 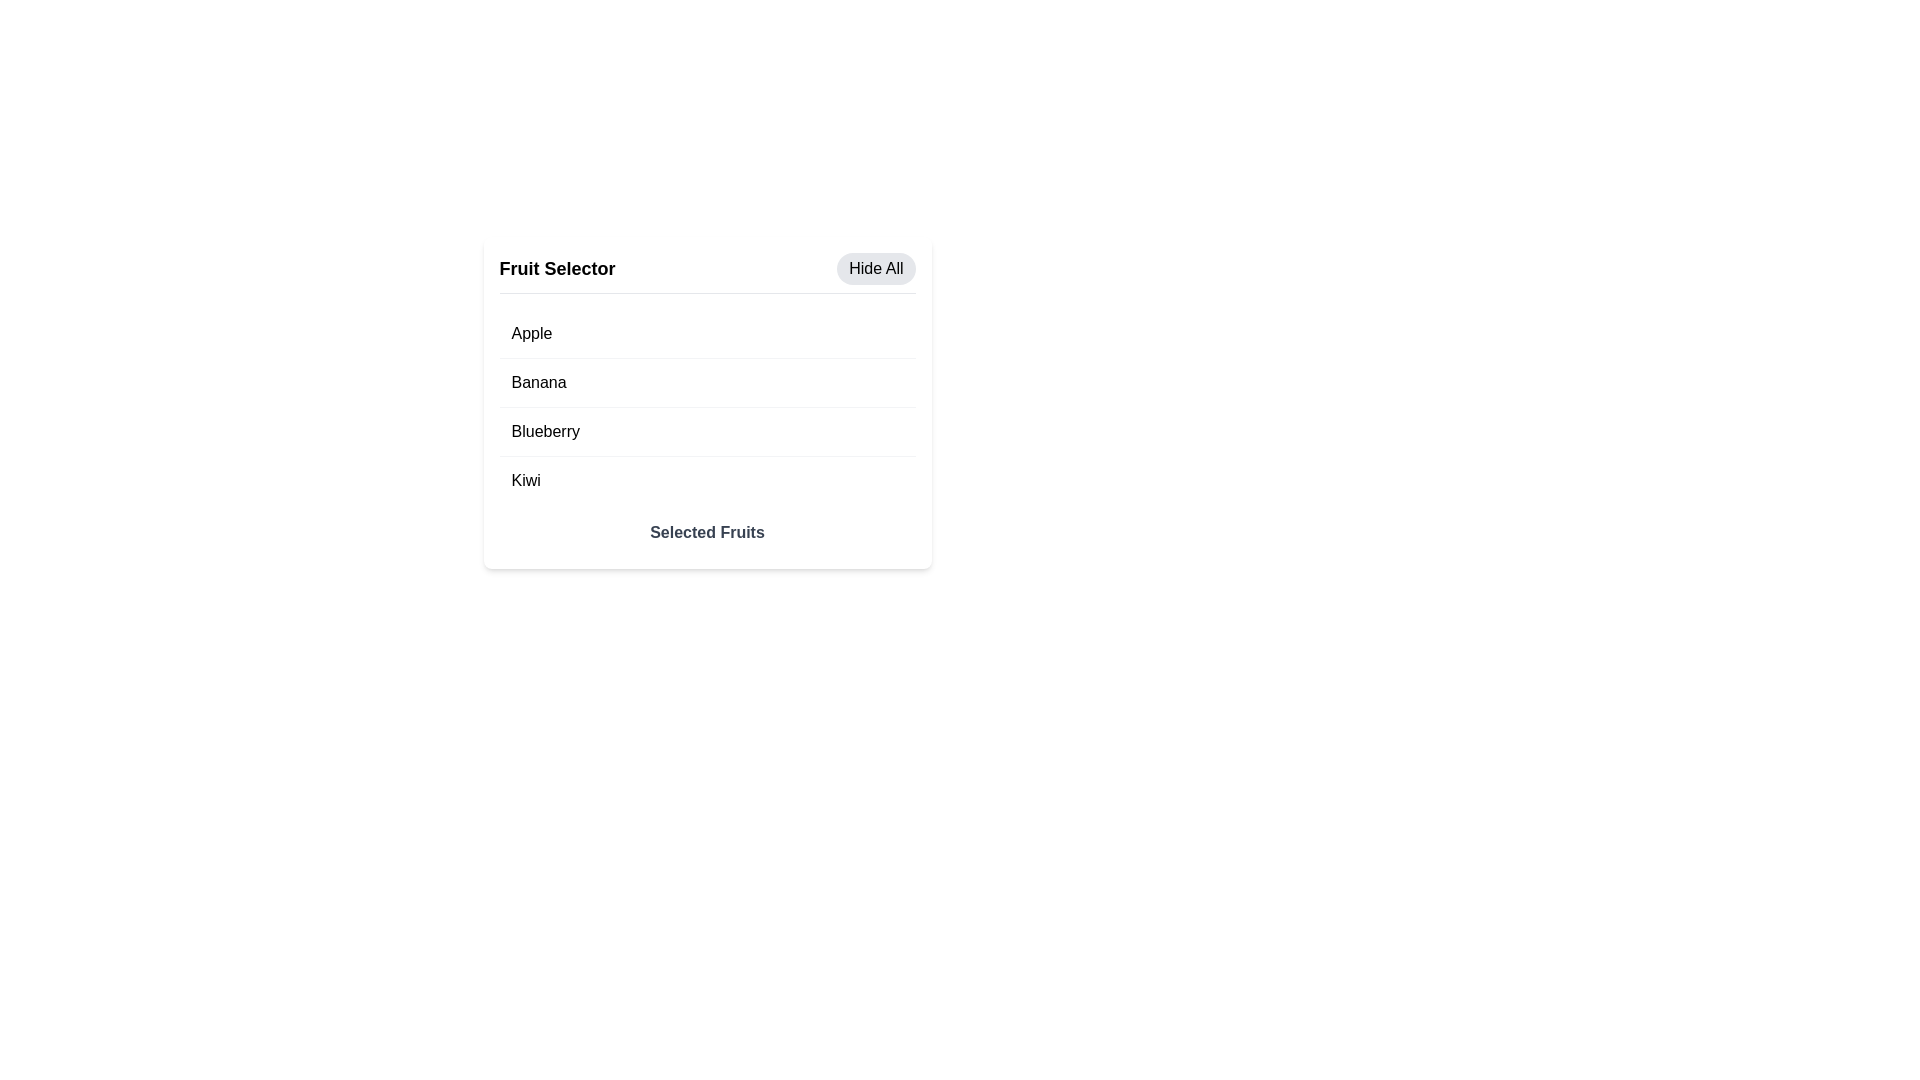 I want to click on the text label containing the word 'Apple', which is the first item in the list under the heading 'Fruit Selector', so click(x=532, y=333).